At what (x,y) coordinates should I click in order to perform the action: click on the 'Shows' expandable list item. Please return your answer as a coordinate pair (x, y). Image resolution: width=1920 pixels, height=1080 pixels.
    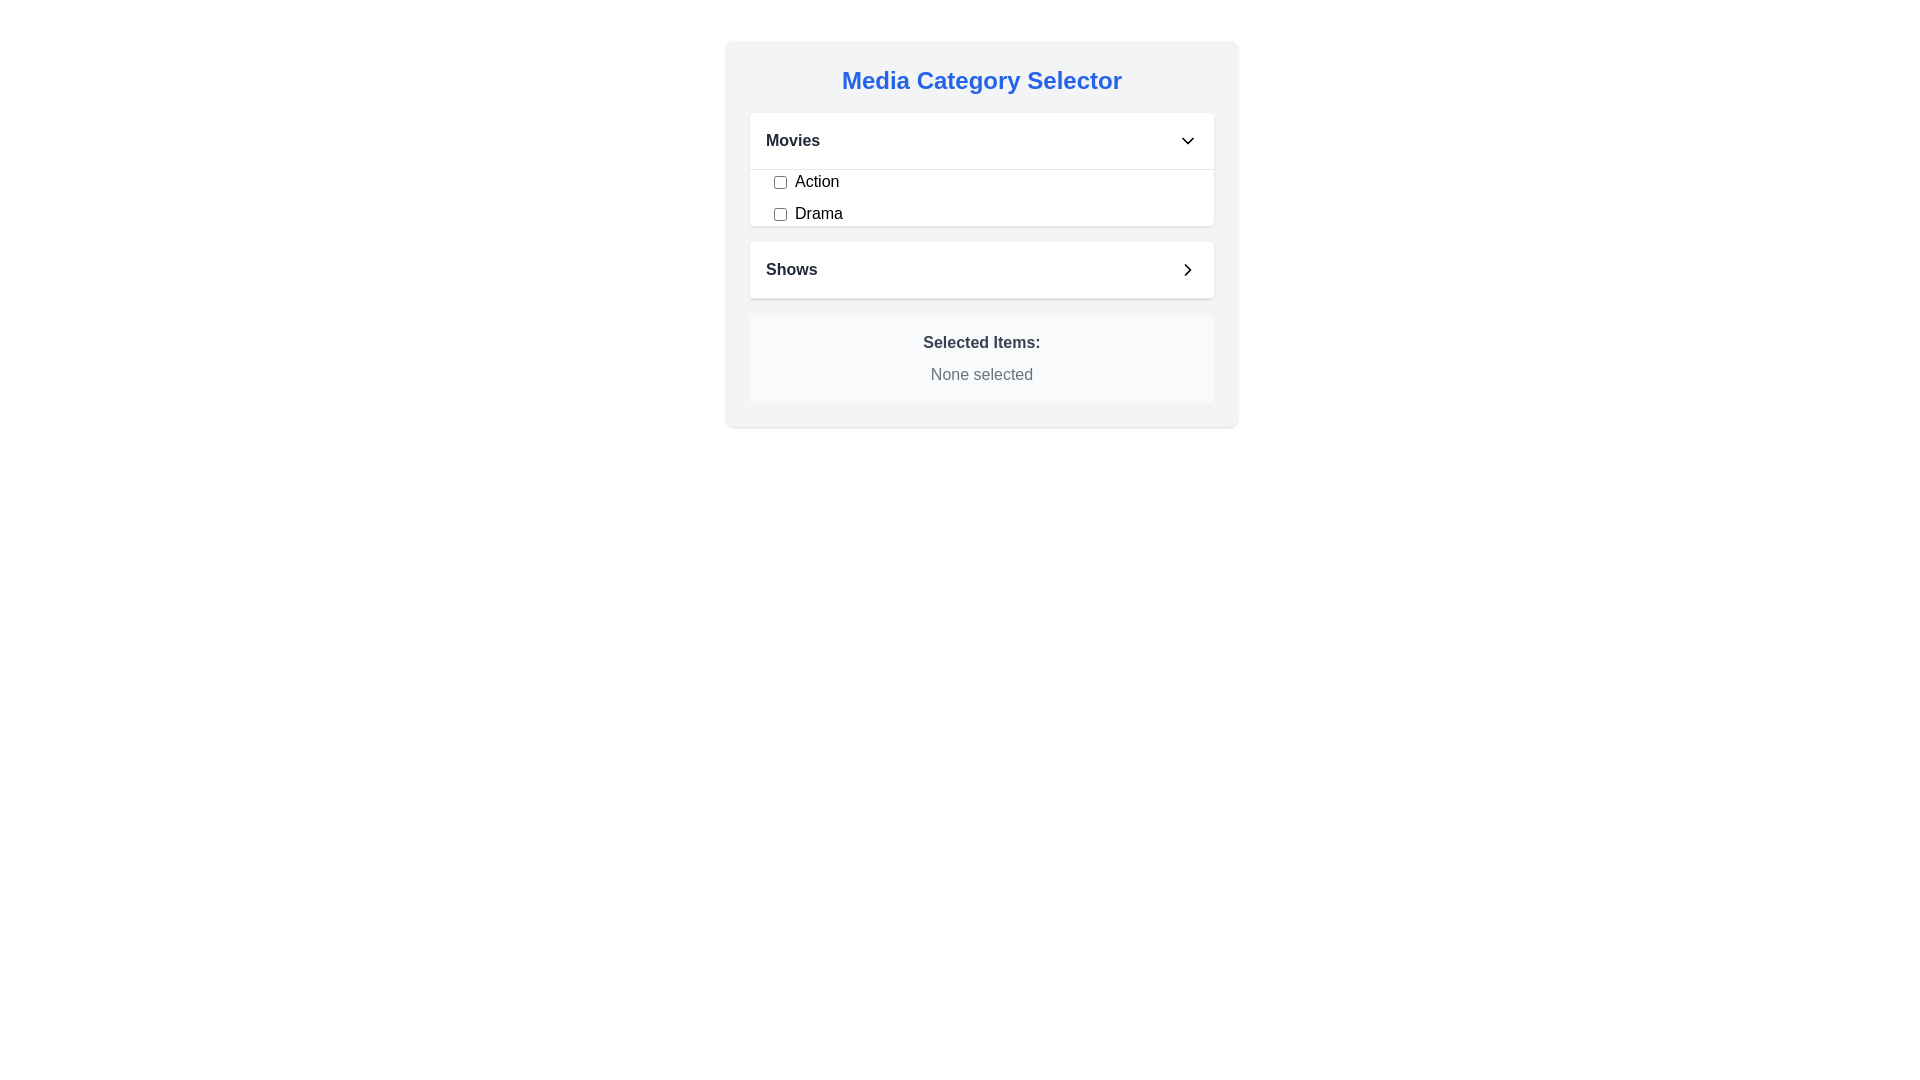
    Looking at the image, I should click on (982, 270).